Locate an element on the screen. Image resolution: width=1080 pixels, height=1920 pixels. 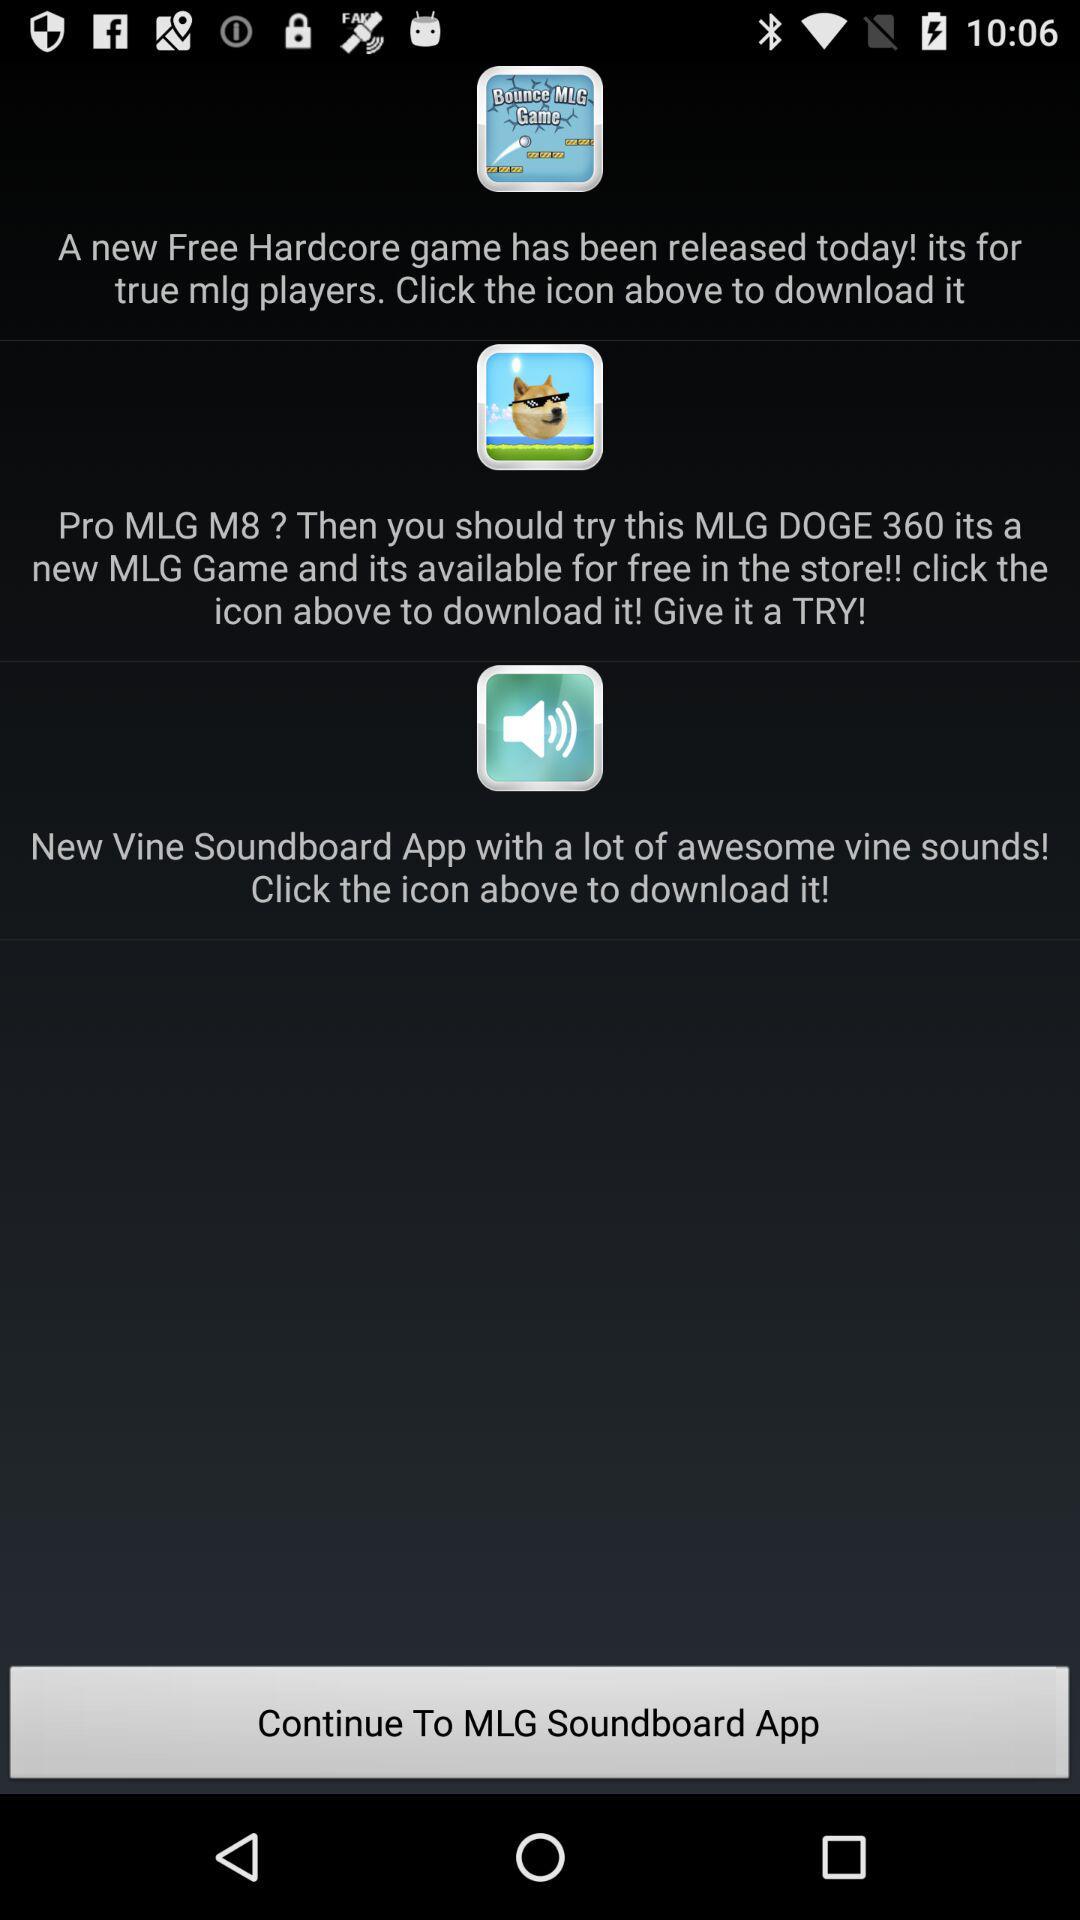
sound app download is located at coordinates (540, 727).